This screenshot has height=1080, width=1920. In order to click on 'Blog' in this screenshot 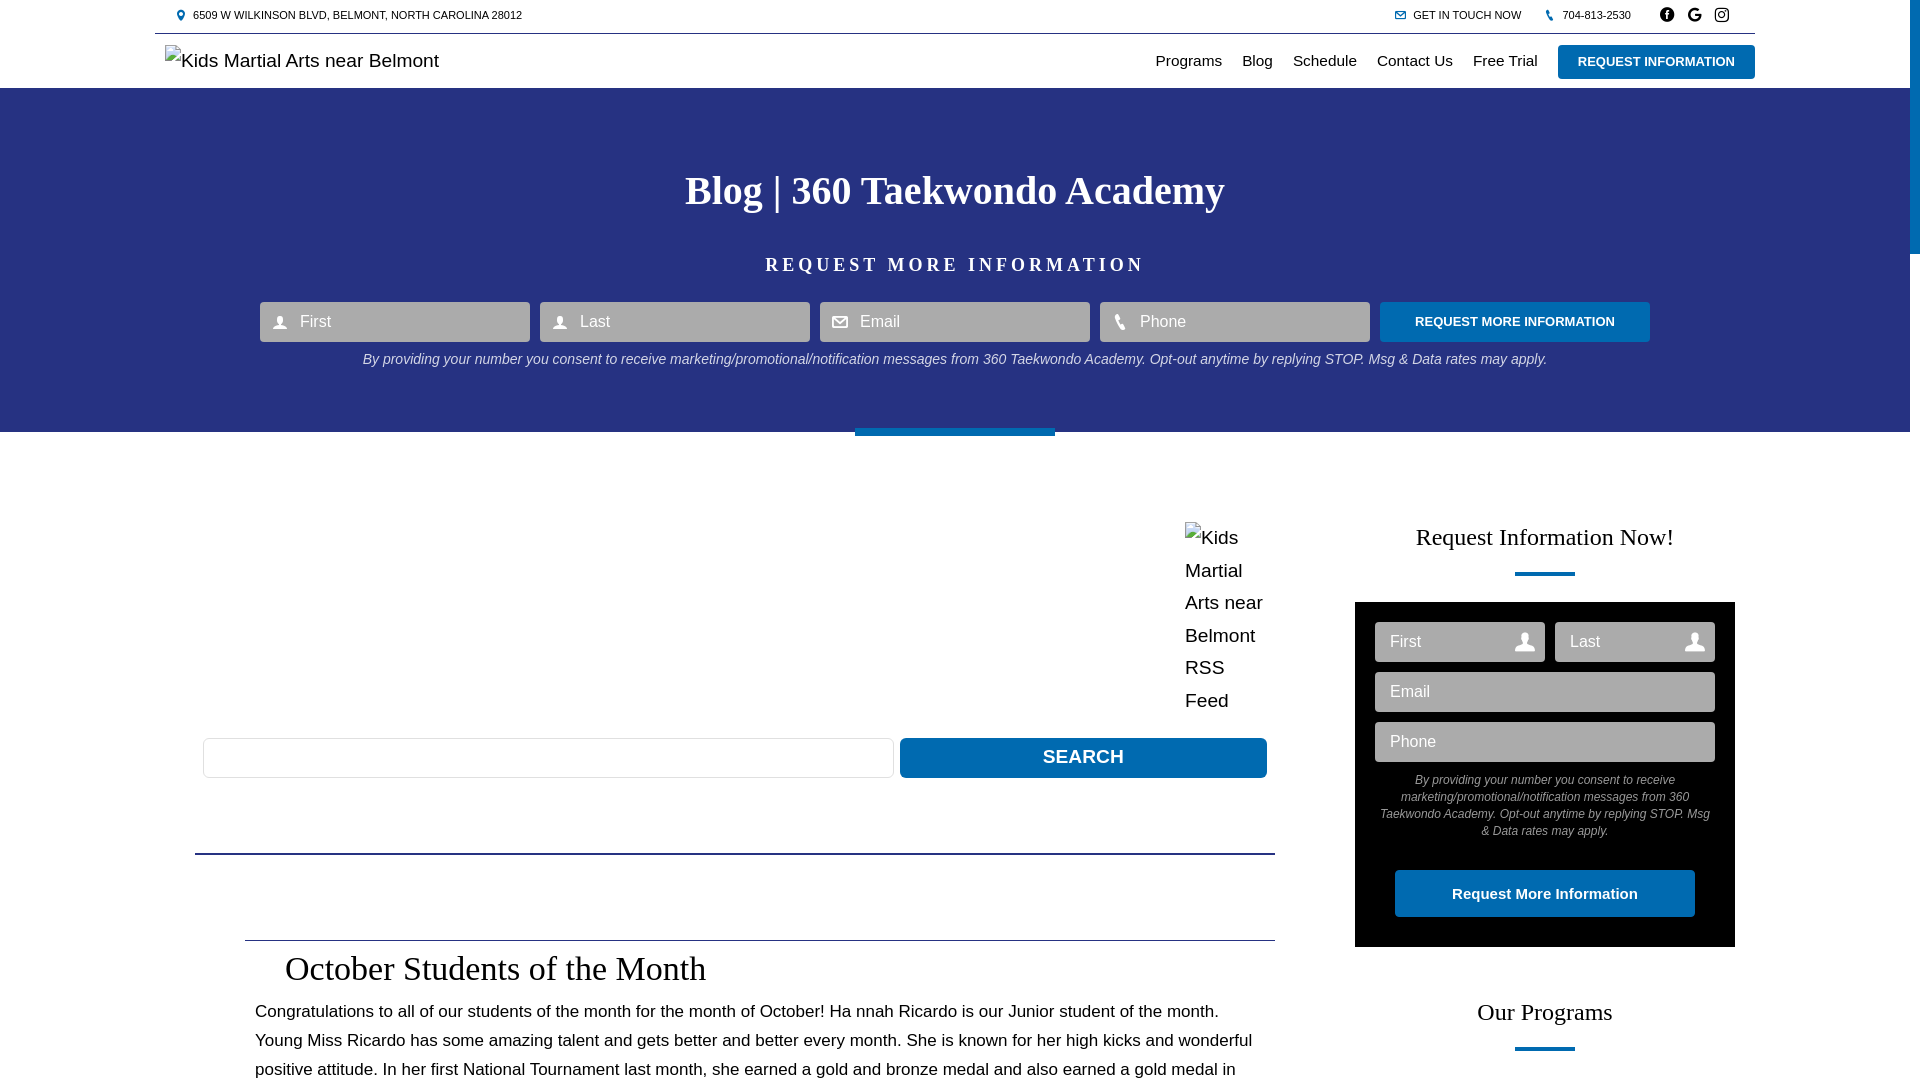, I will do `click(1256, 60)`.